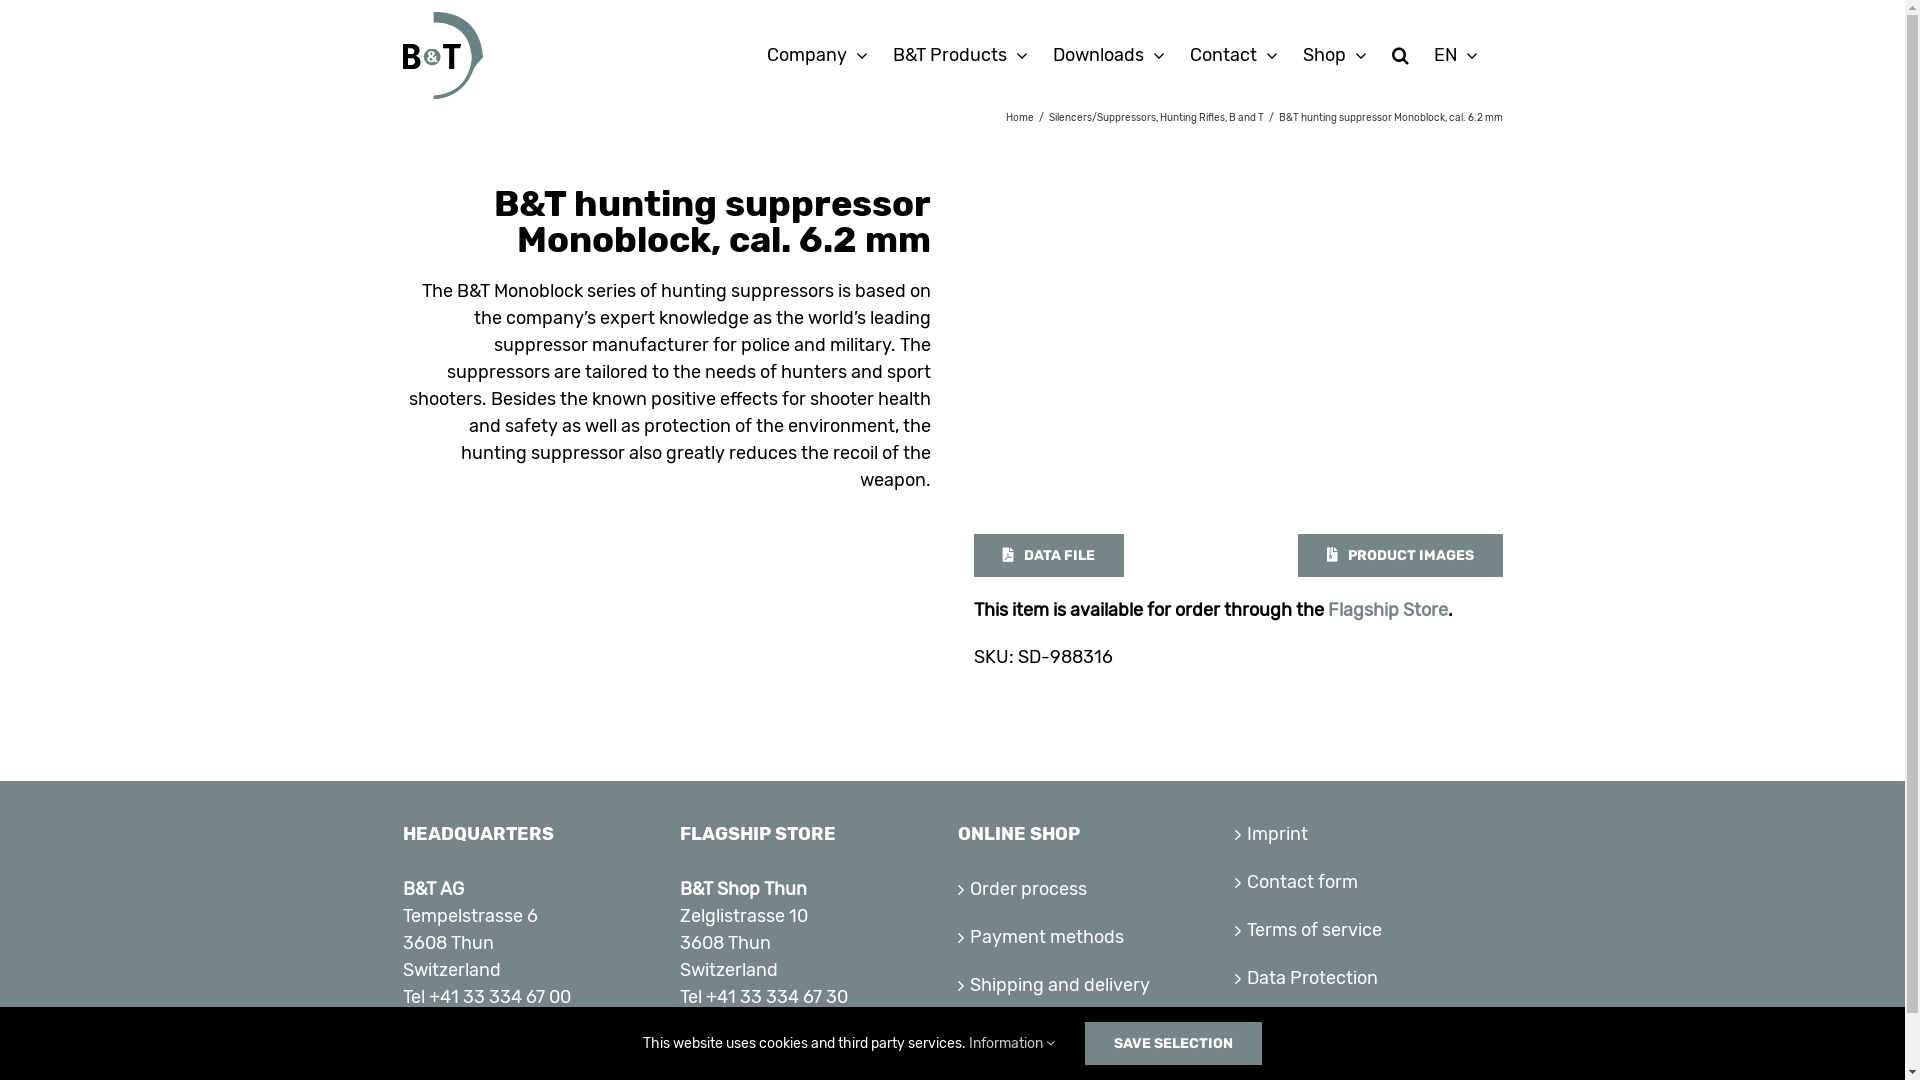  Describe the element at coordinates (1107, 53) in the screenshot. I see `'Downloads'` at that location.